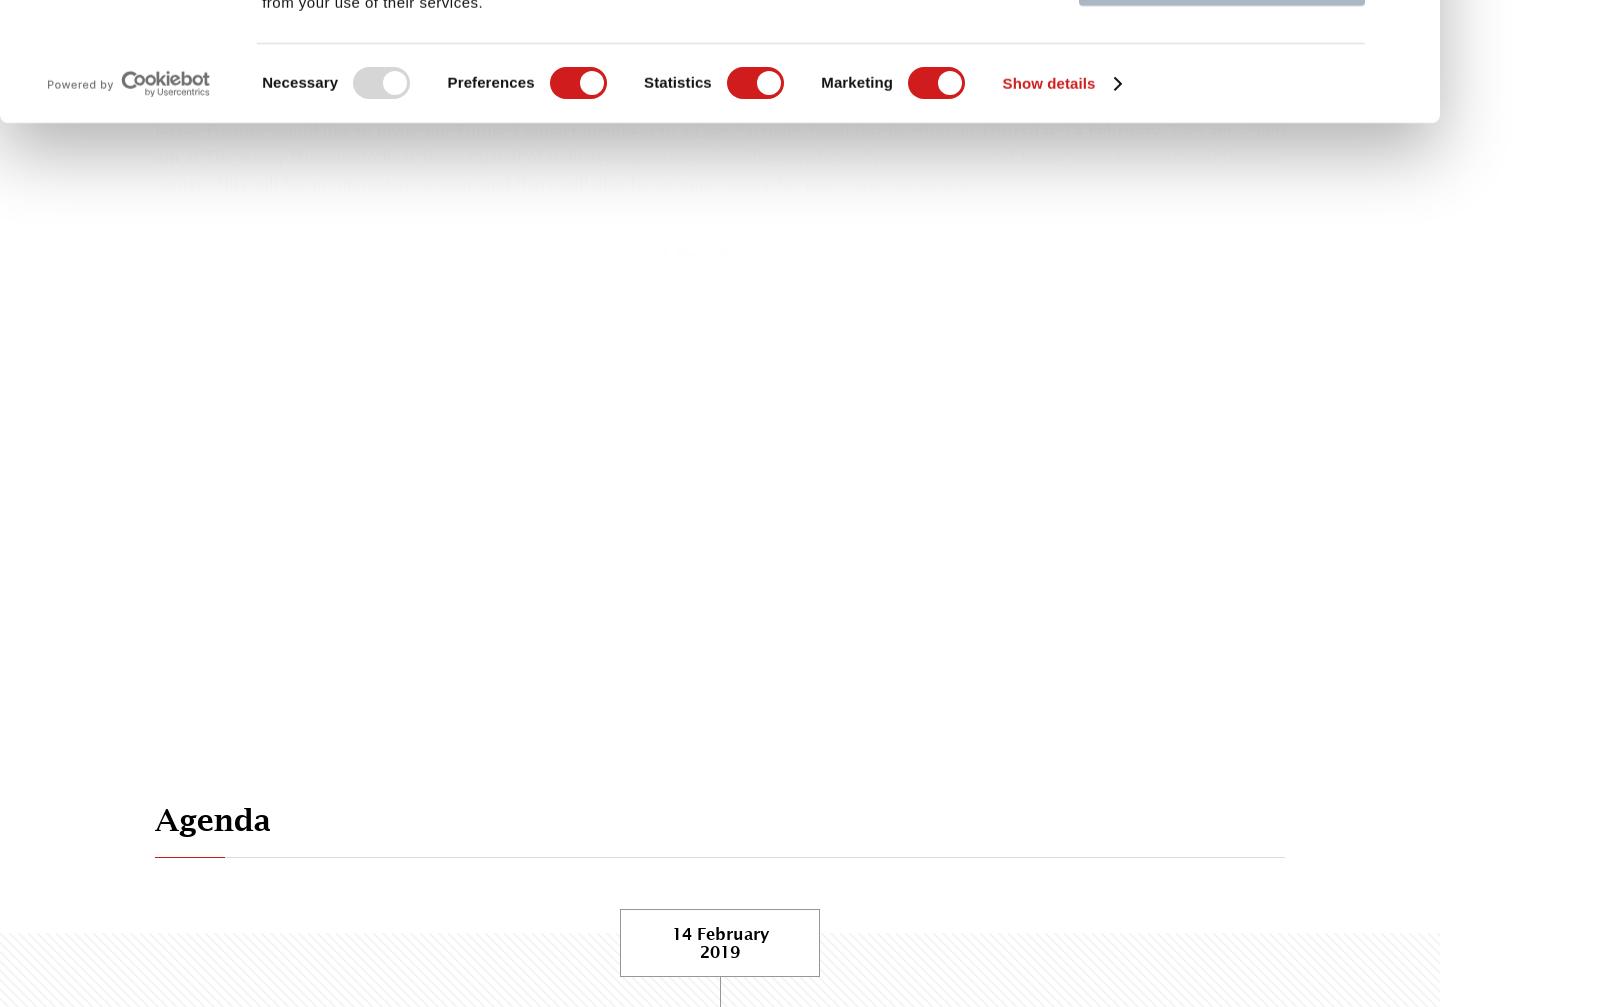 The image size is (1605, 1007). What do you see at coordinates (652, 253) in the screenshot?
I see `'Sound:'` at bounding box center [652, 253].